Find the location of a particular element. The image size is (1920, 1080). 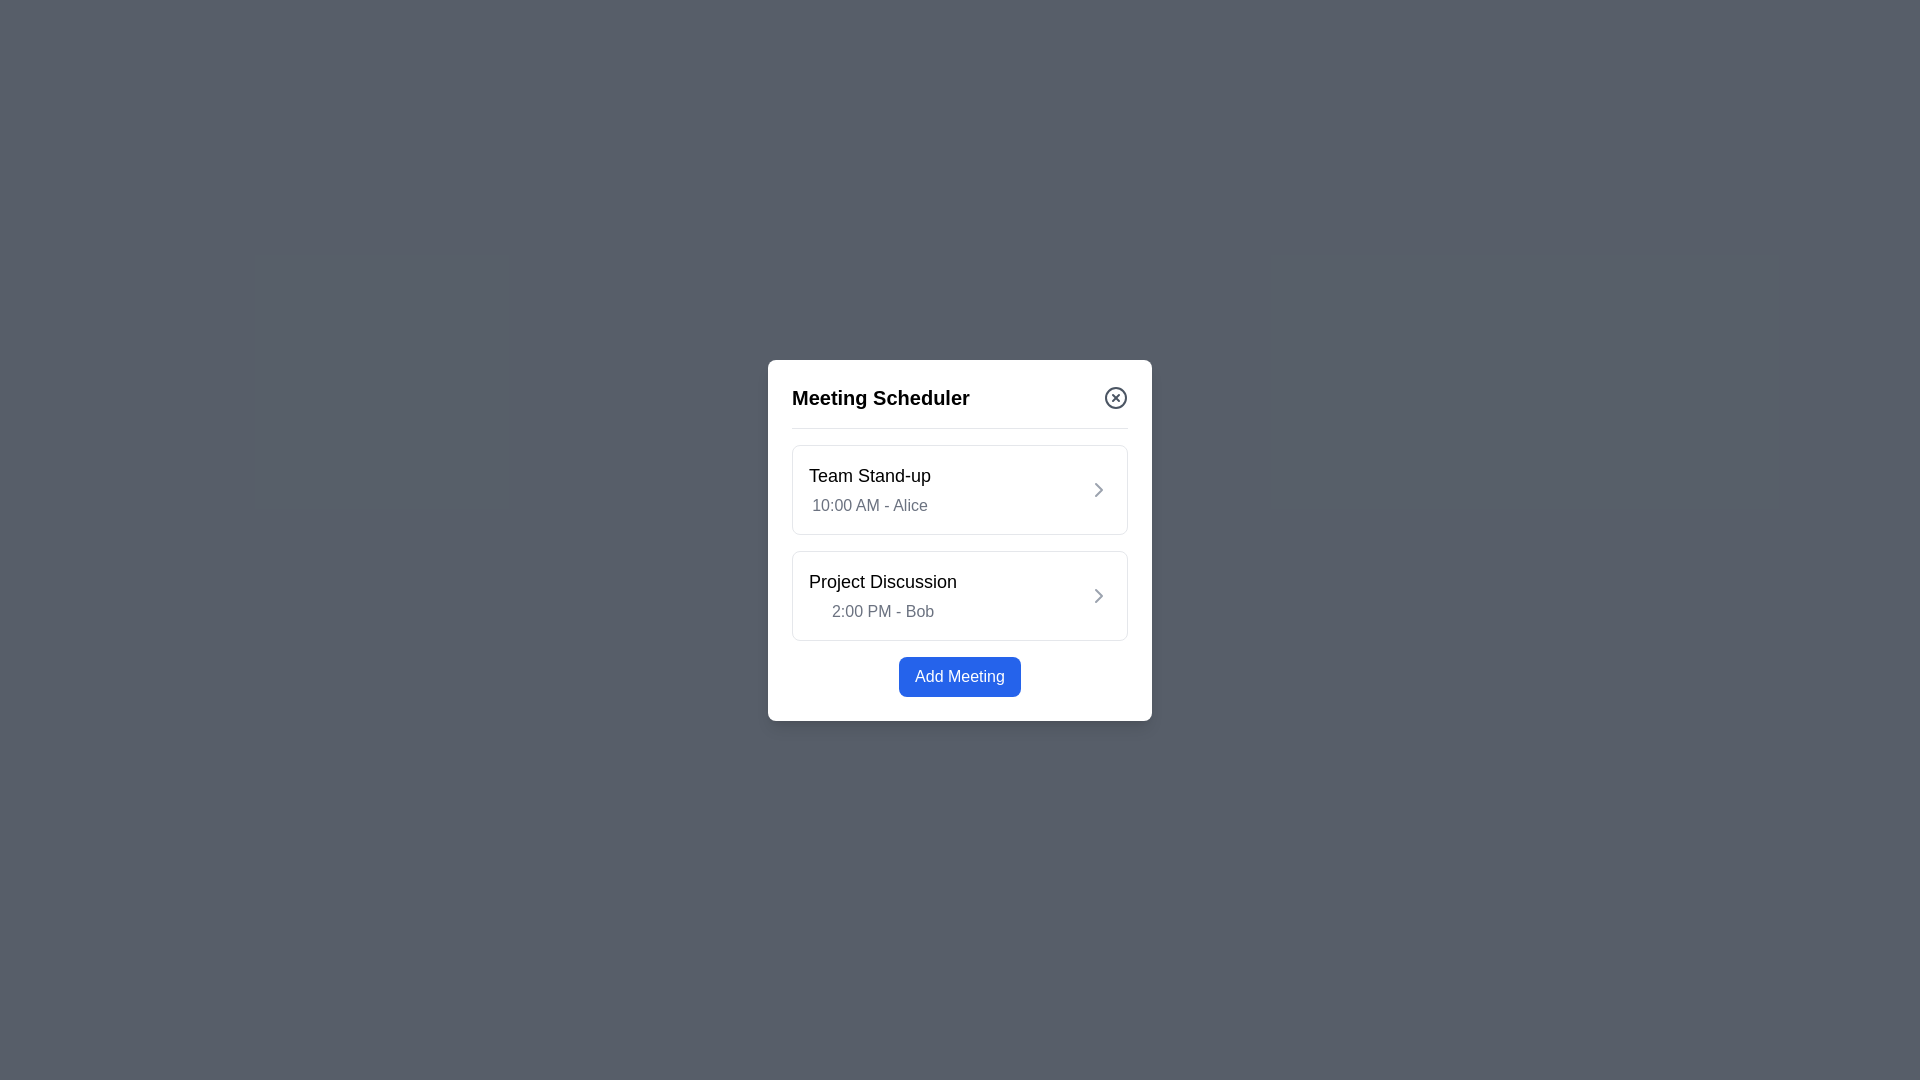

the text label that serves as the title or header for a meeting item, which is the second item in the list on the main interface is located at coordinates (882, 581).